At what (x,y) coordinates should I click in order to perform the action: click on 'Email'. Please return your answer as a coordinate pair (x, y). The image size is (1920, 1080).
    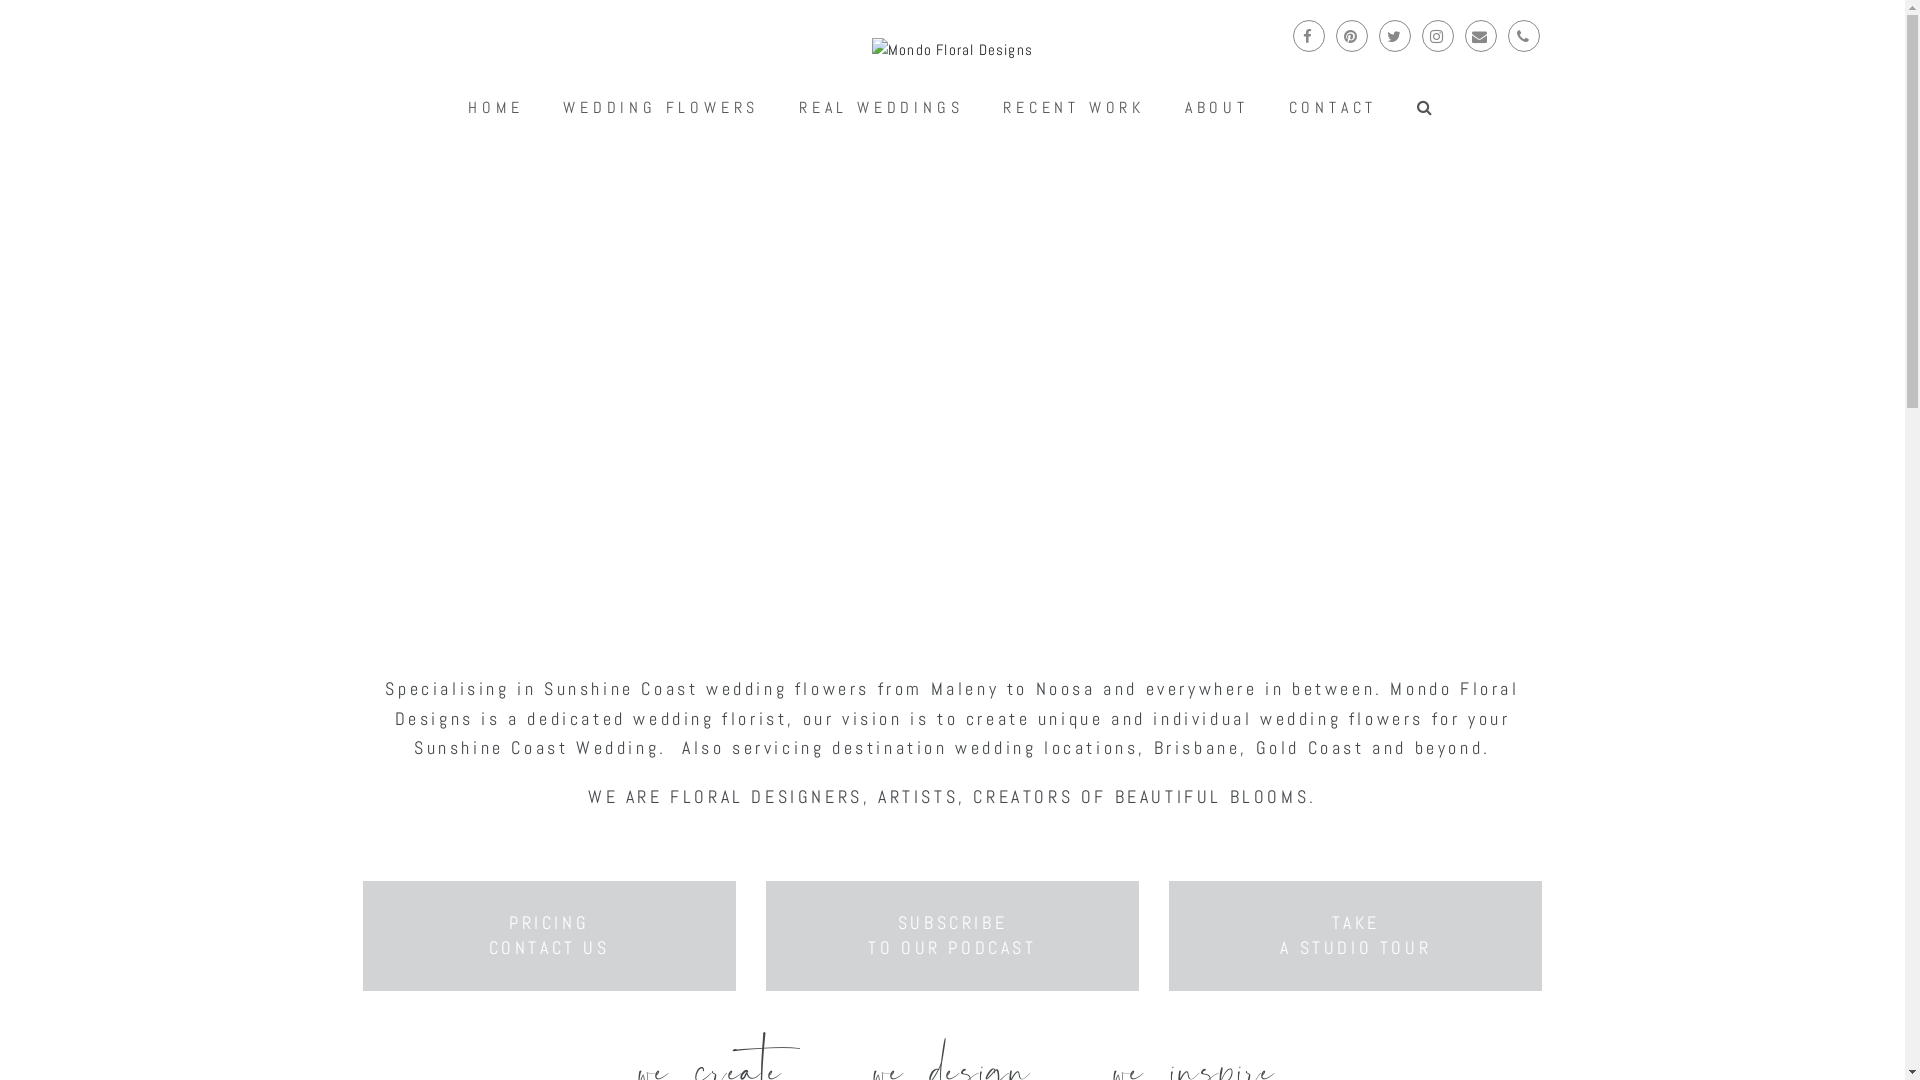
    Looking at the image, I should click on (1479, 35).